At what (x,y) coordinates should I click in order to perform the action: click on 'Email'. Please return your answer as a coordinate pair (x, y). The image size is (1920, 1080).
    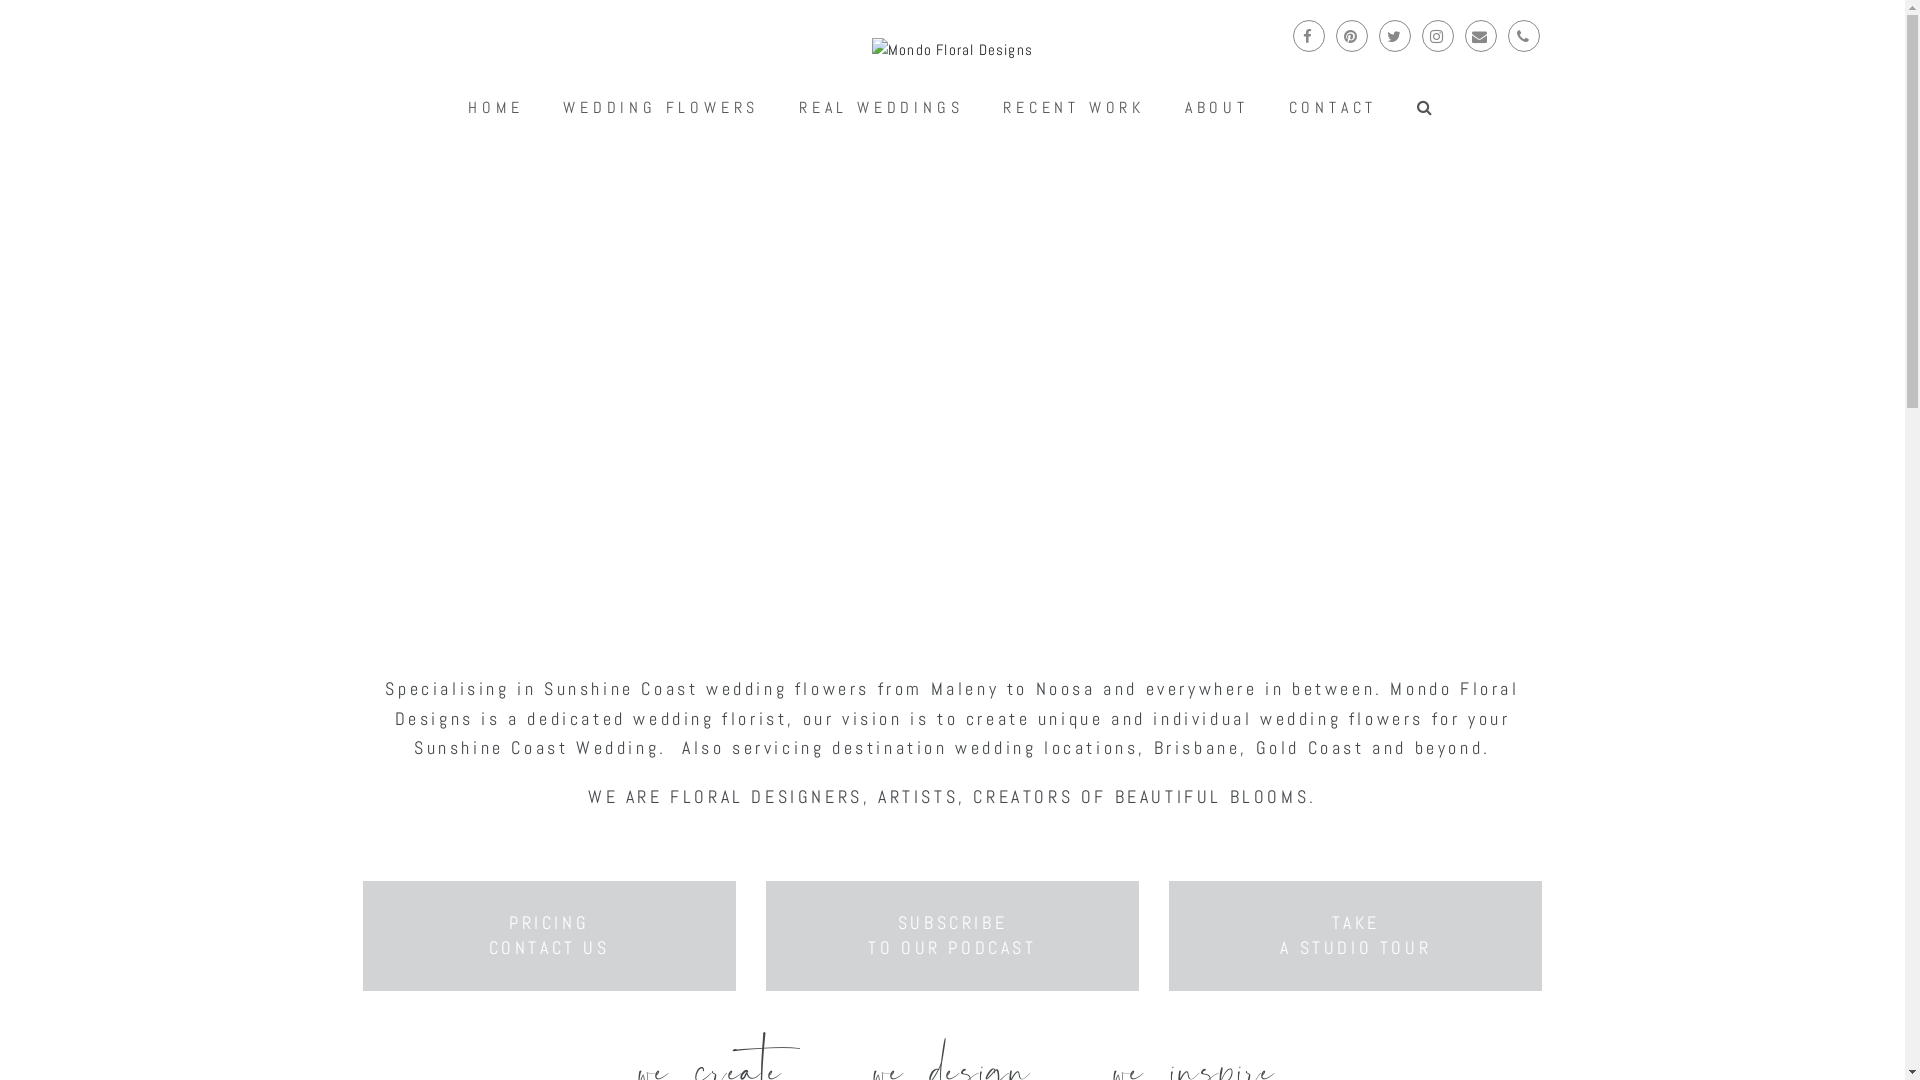
    Looking at the image, I should click on (1479, 35).